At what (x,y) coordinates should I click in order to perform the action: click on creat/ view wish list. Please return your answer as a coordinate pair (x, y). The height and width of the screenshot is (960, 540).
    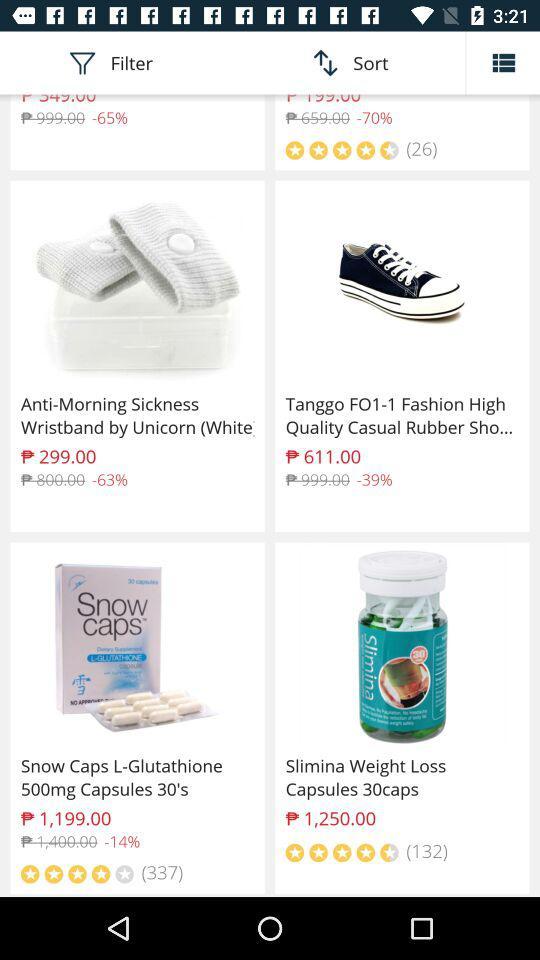
    Looking at the image, I should click on (502, 62).